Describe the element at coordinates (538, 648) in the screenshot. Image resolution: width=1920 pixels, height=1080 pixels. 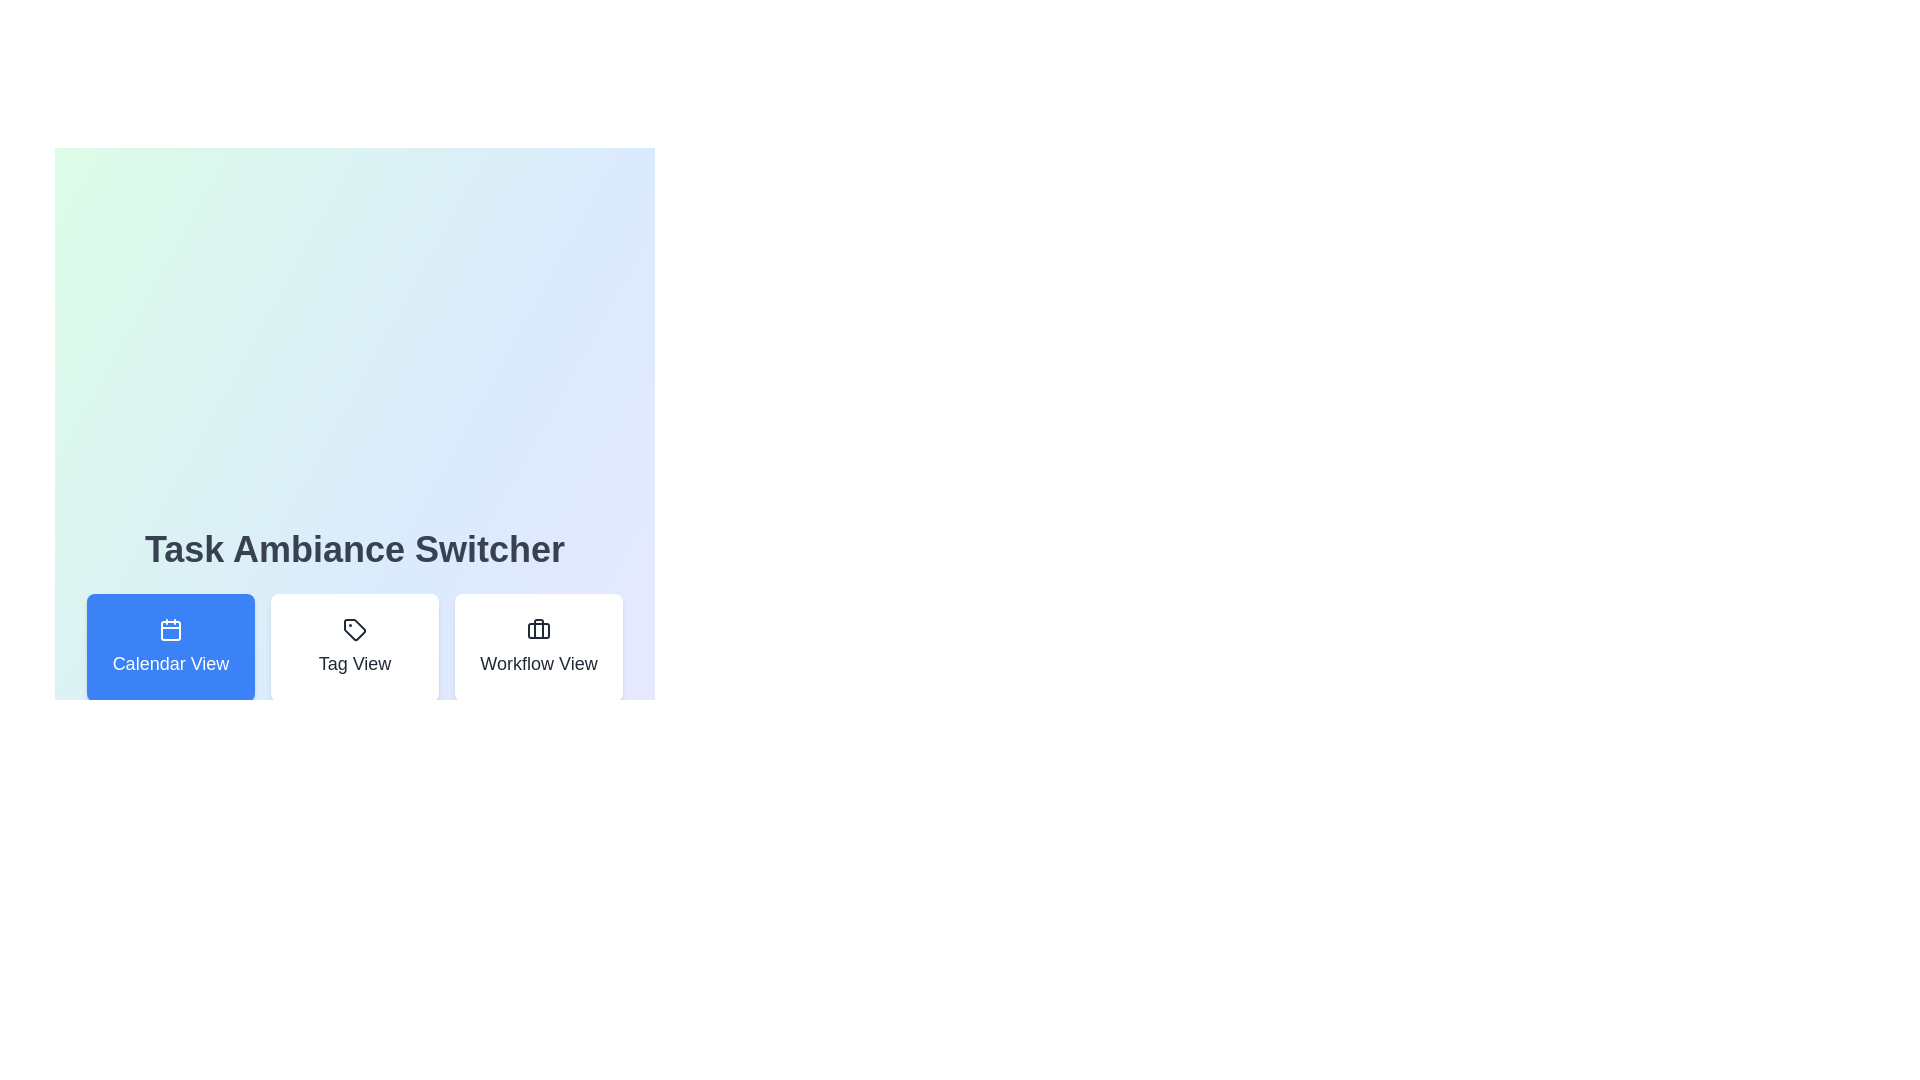
I see `the third button labeled 'Workflow View', which has a rectangular shape with rounded corners` at that location.